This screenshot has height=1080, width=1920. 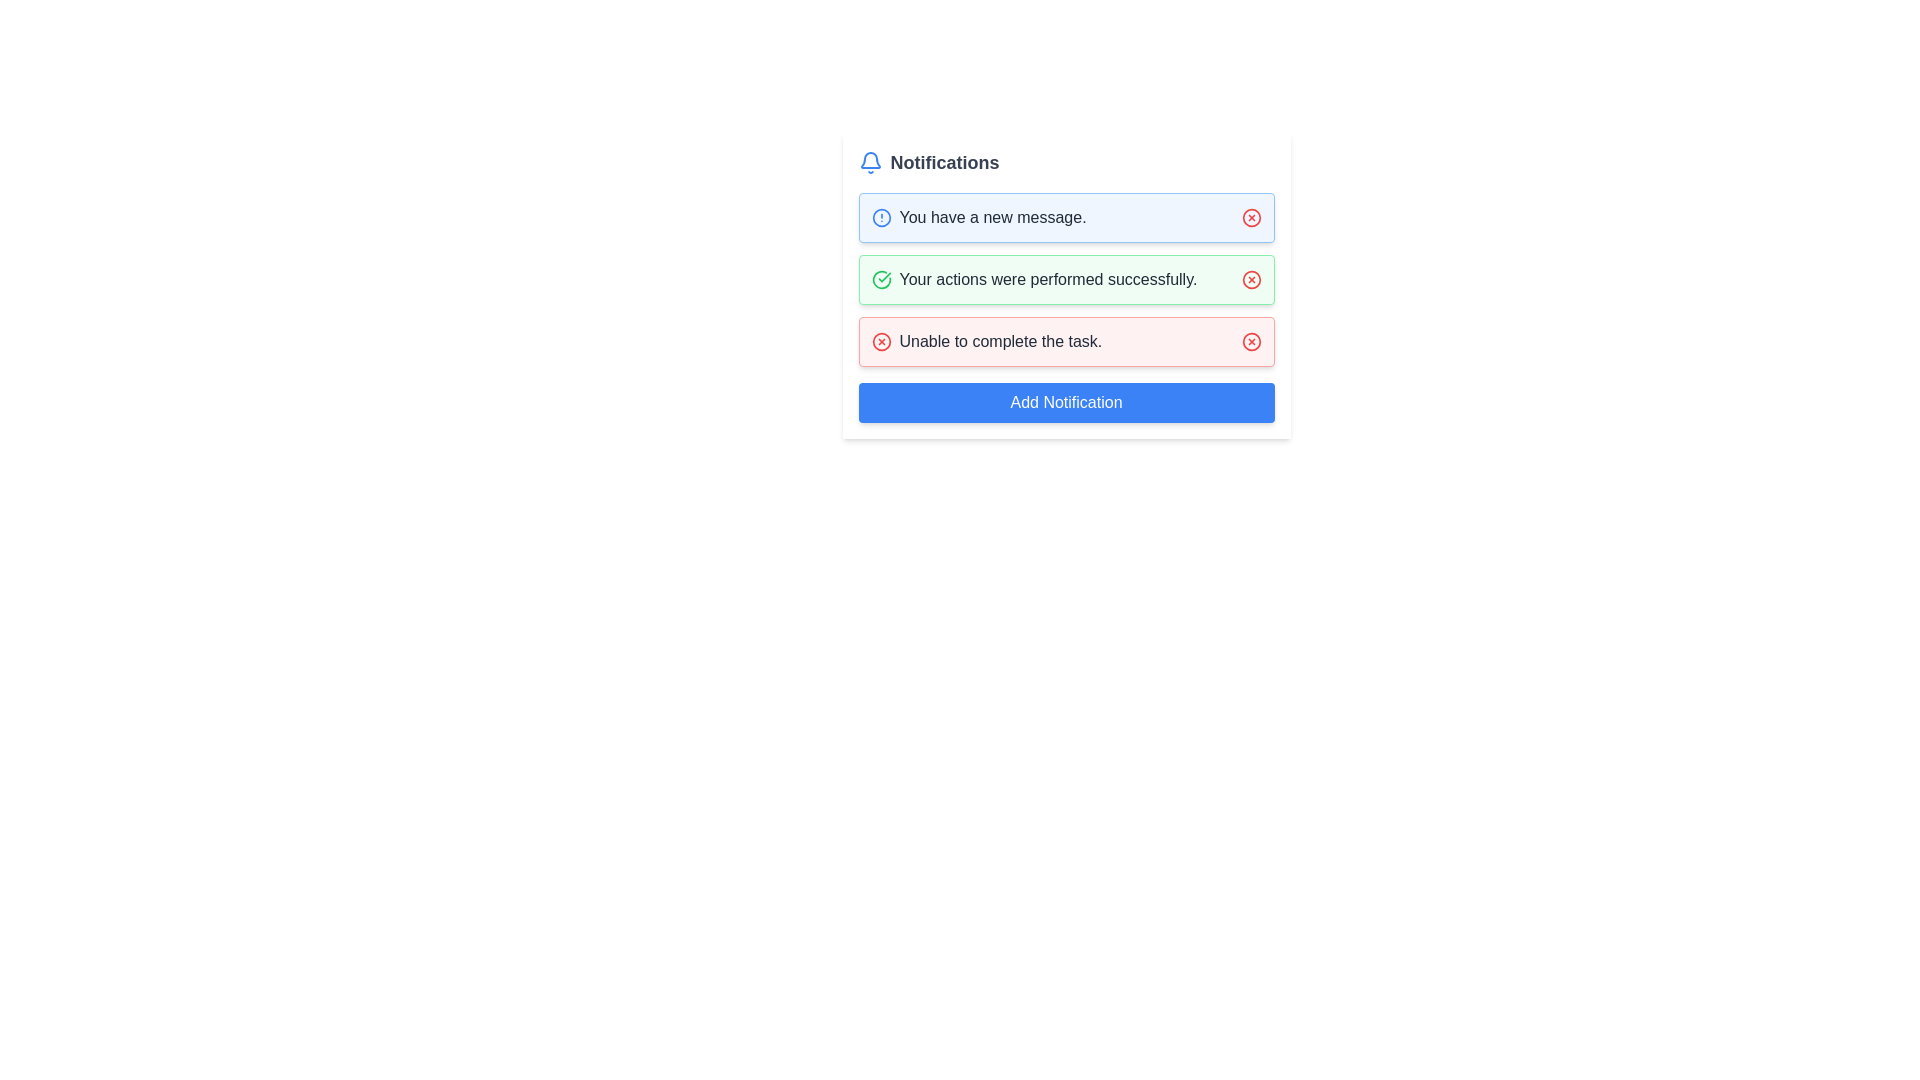 I want to click on the circular close or dismiss icon located to the immediate right of the text 'You have a new message.' in the first notification item, so click(x=1250, y=218).